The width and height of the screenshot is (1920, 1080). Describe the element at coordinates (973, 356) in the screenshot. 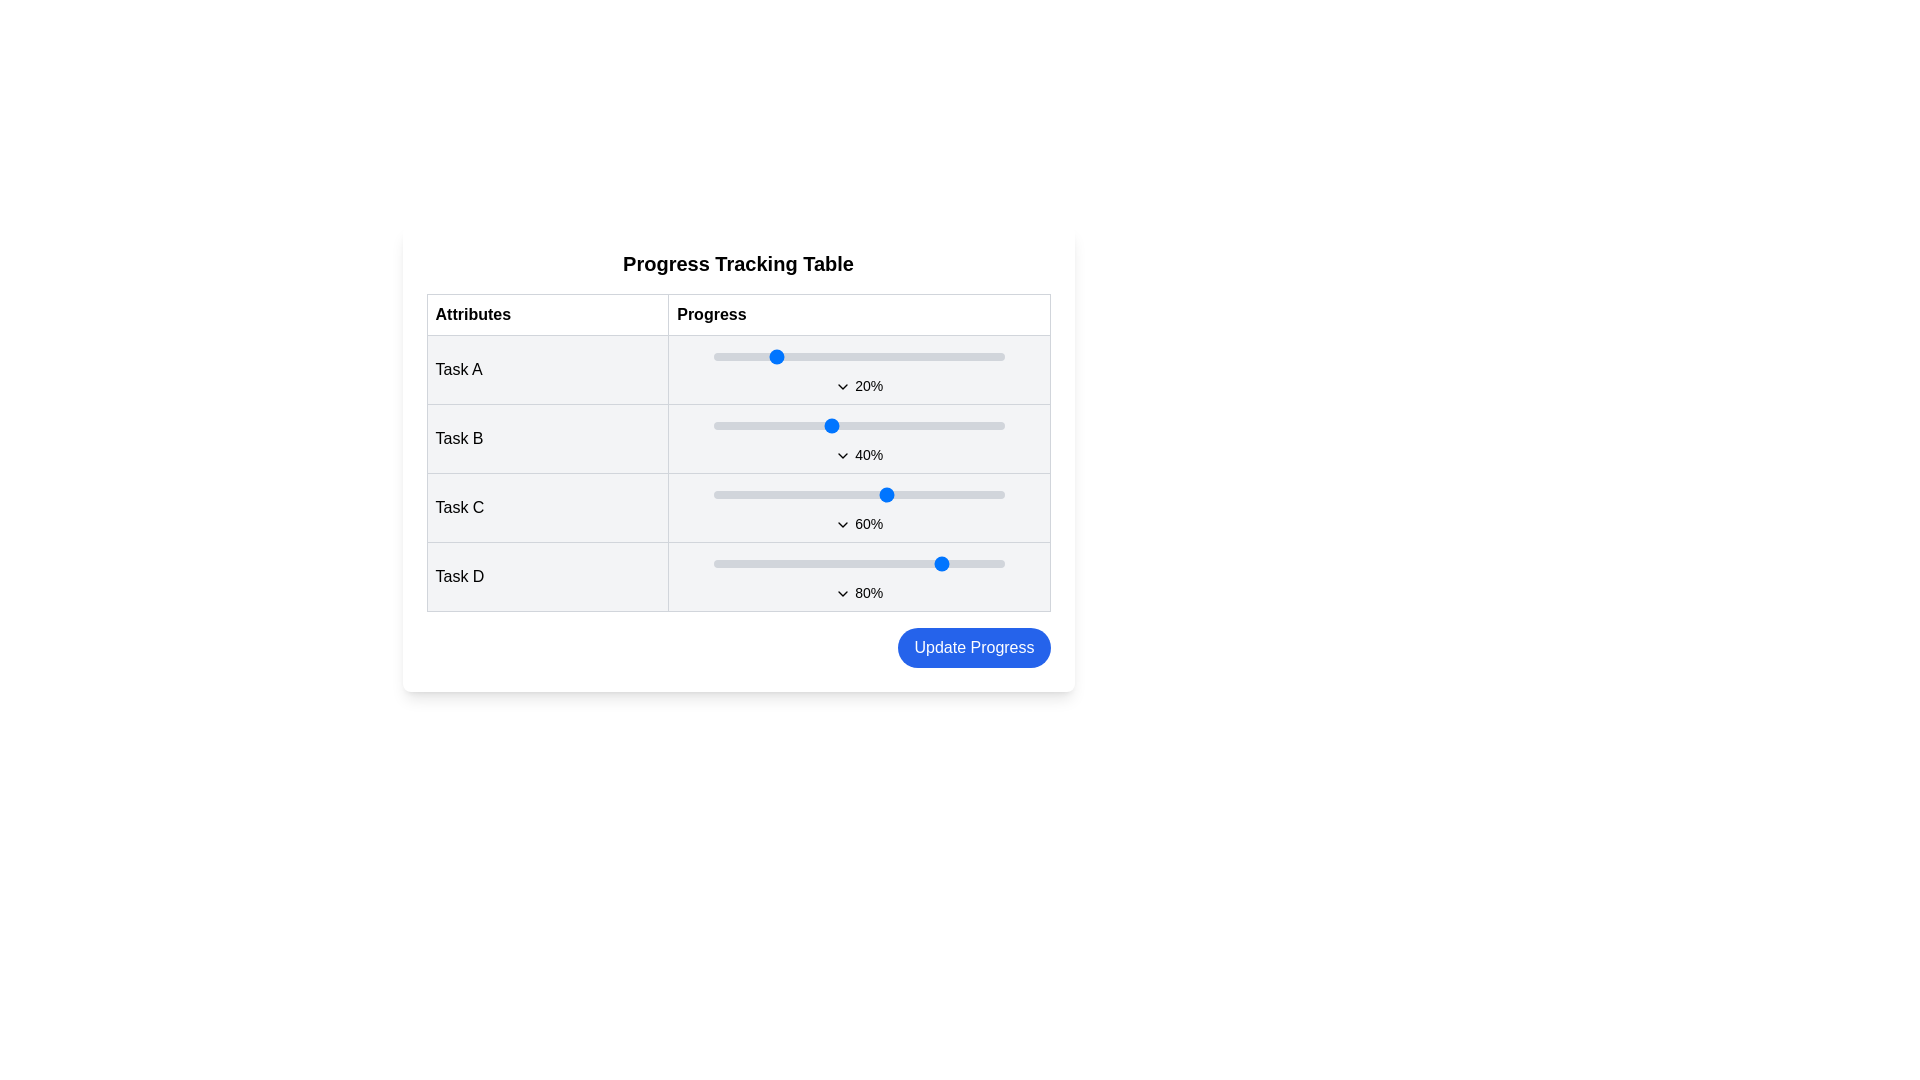

I see `progress value` at that location.